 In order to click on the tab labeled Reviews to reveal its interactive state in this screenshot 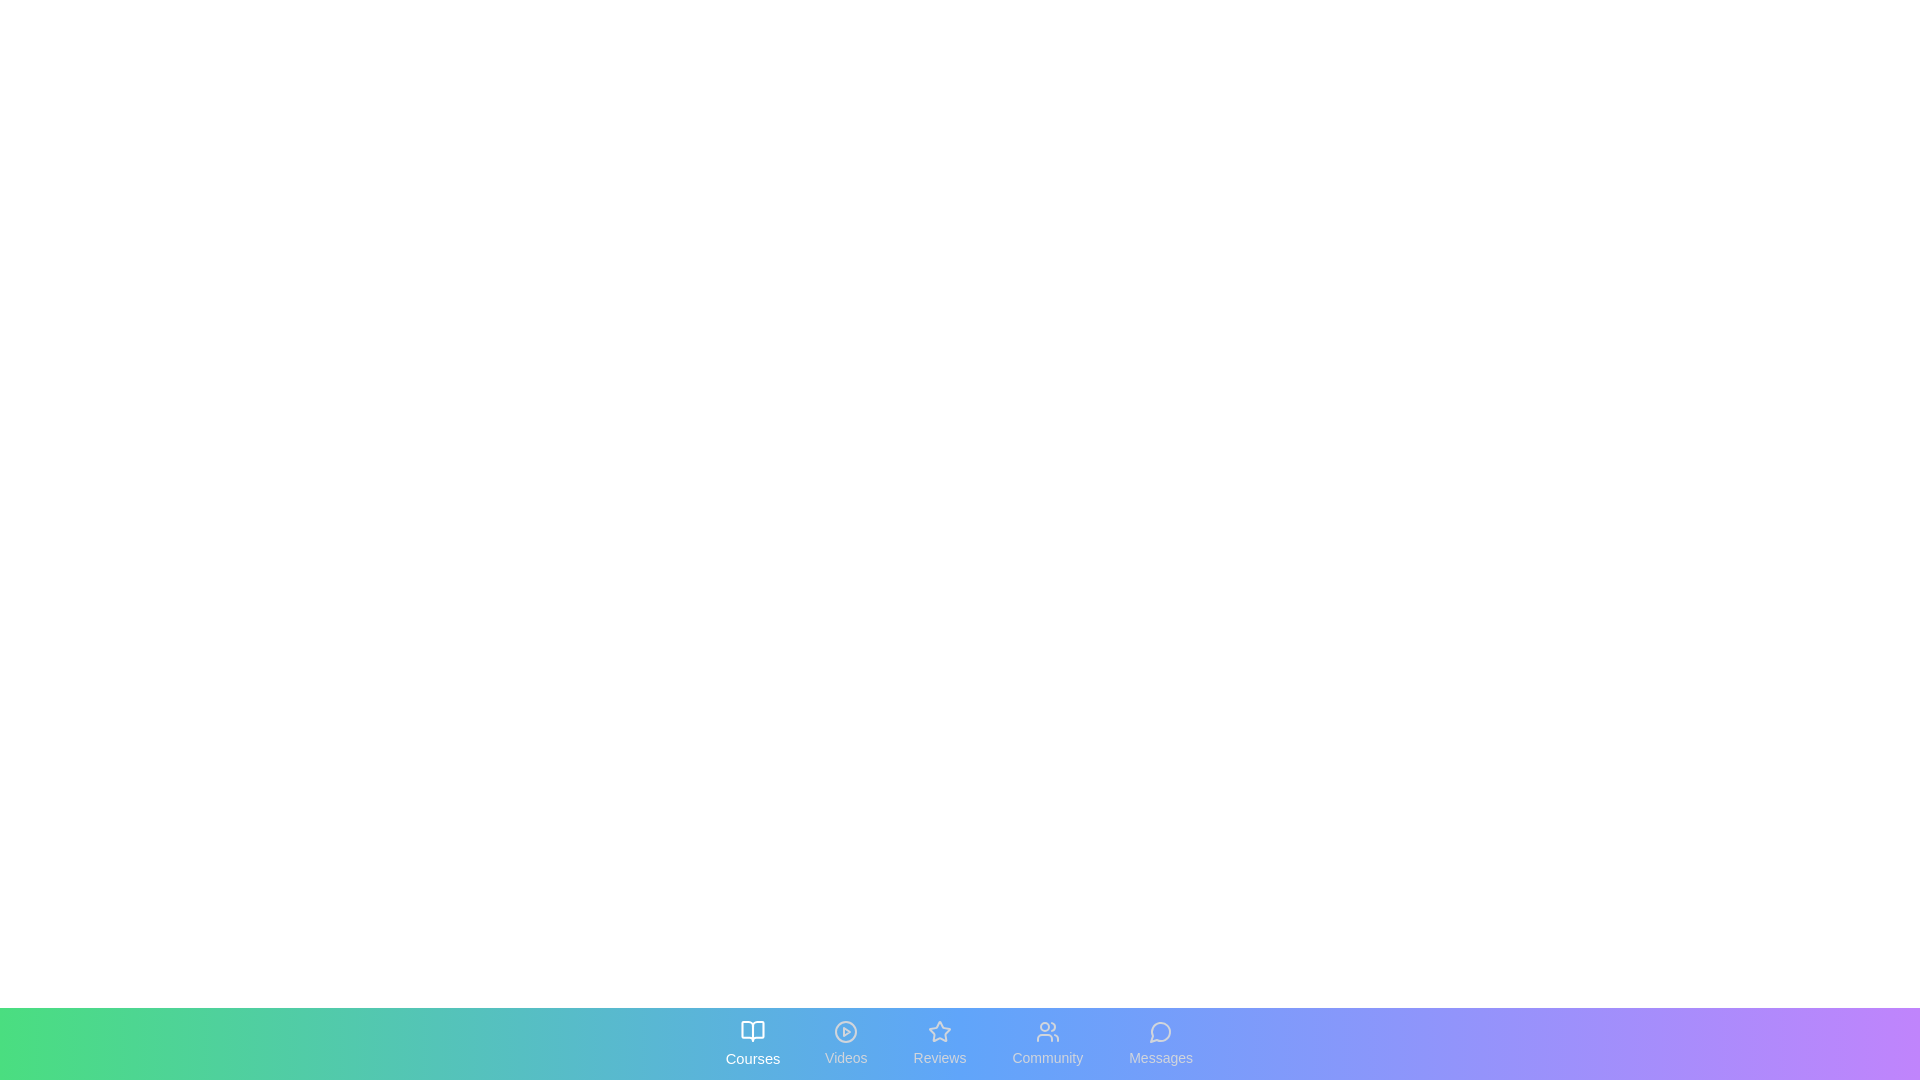, I will do `click(939, 1043)`.